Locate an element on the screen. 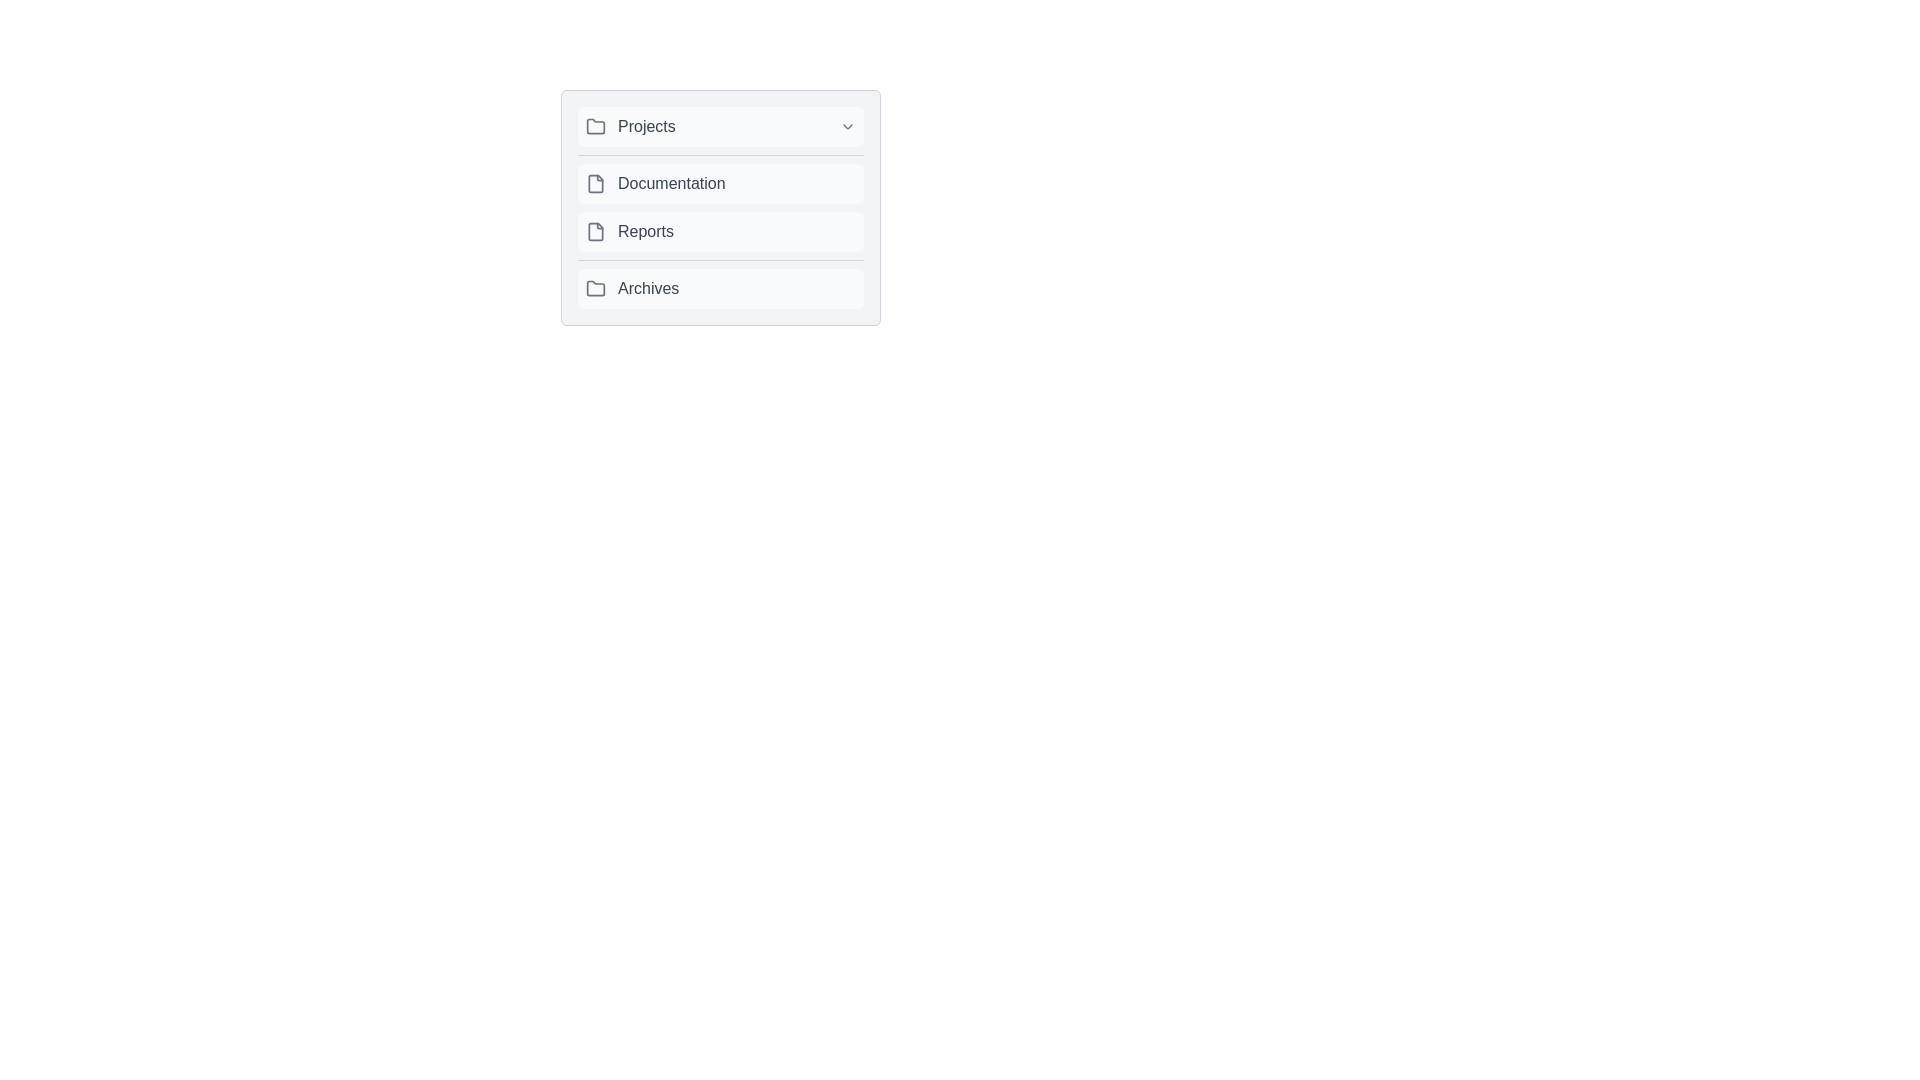 The width and height of the screenshot is (1920, 1080). the fourth separator line in the vertically stacked list, which is positioned beneath the 'Reports' item and above the 'Archives' item is located at coordinates (720, 259).